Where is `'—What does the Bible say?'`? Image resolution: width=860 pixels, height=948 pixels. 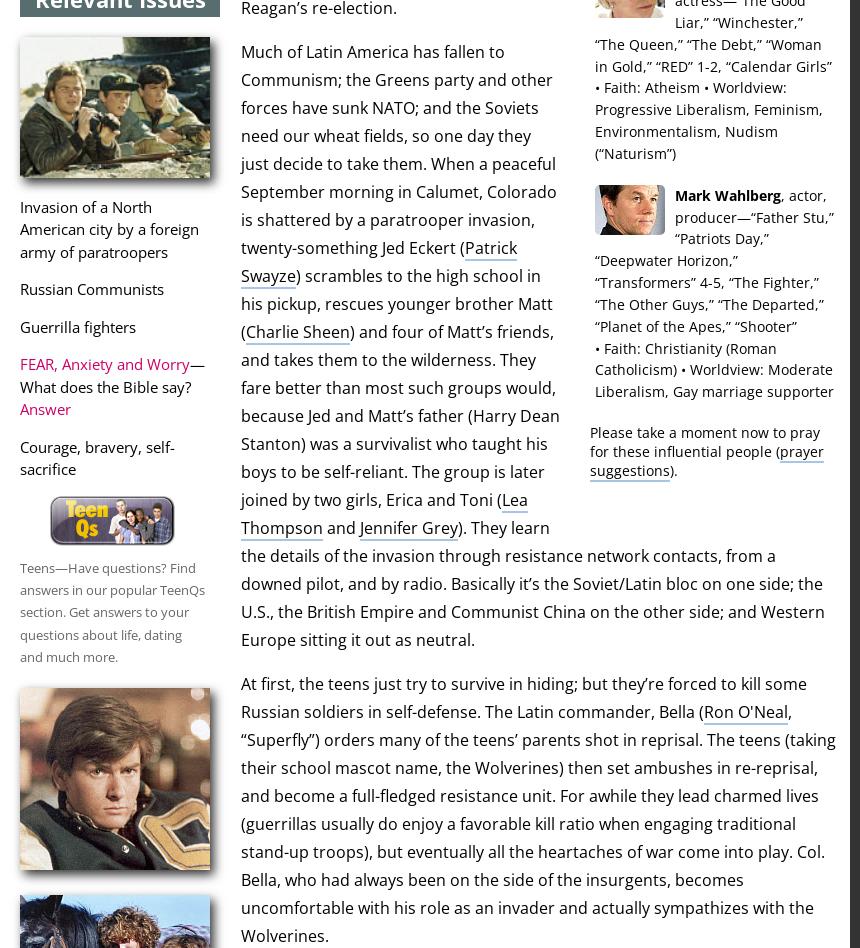
'—What does the Bible say?' is located at coordinates (112, 374).